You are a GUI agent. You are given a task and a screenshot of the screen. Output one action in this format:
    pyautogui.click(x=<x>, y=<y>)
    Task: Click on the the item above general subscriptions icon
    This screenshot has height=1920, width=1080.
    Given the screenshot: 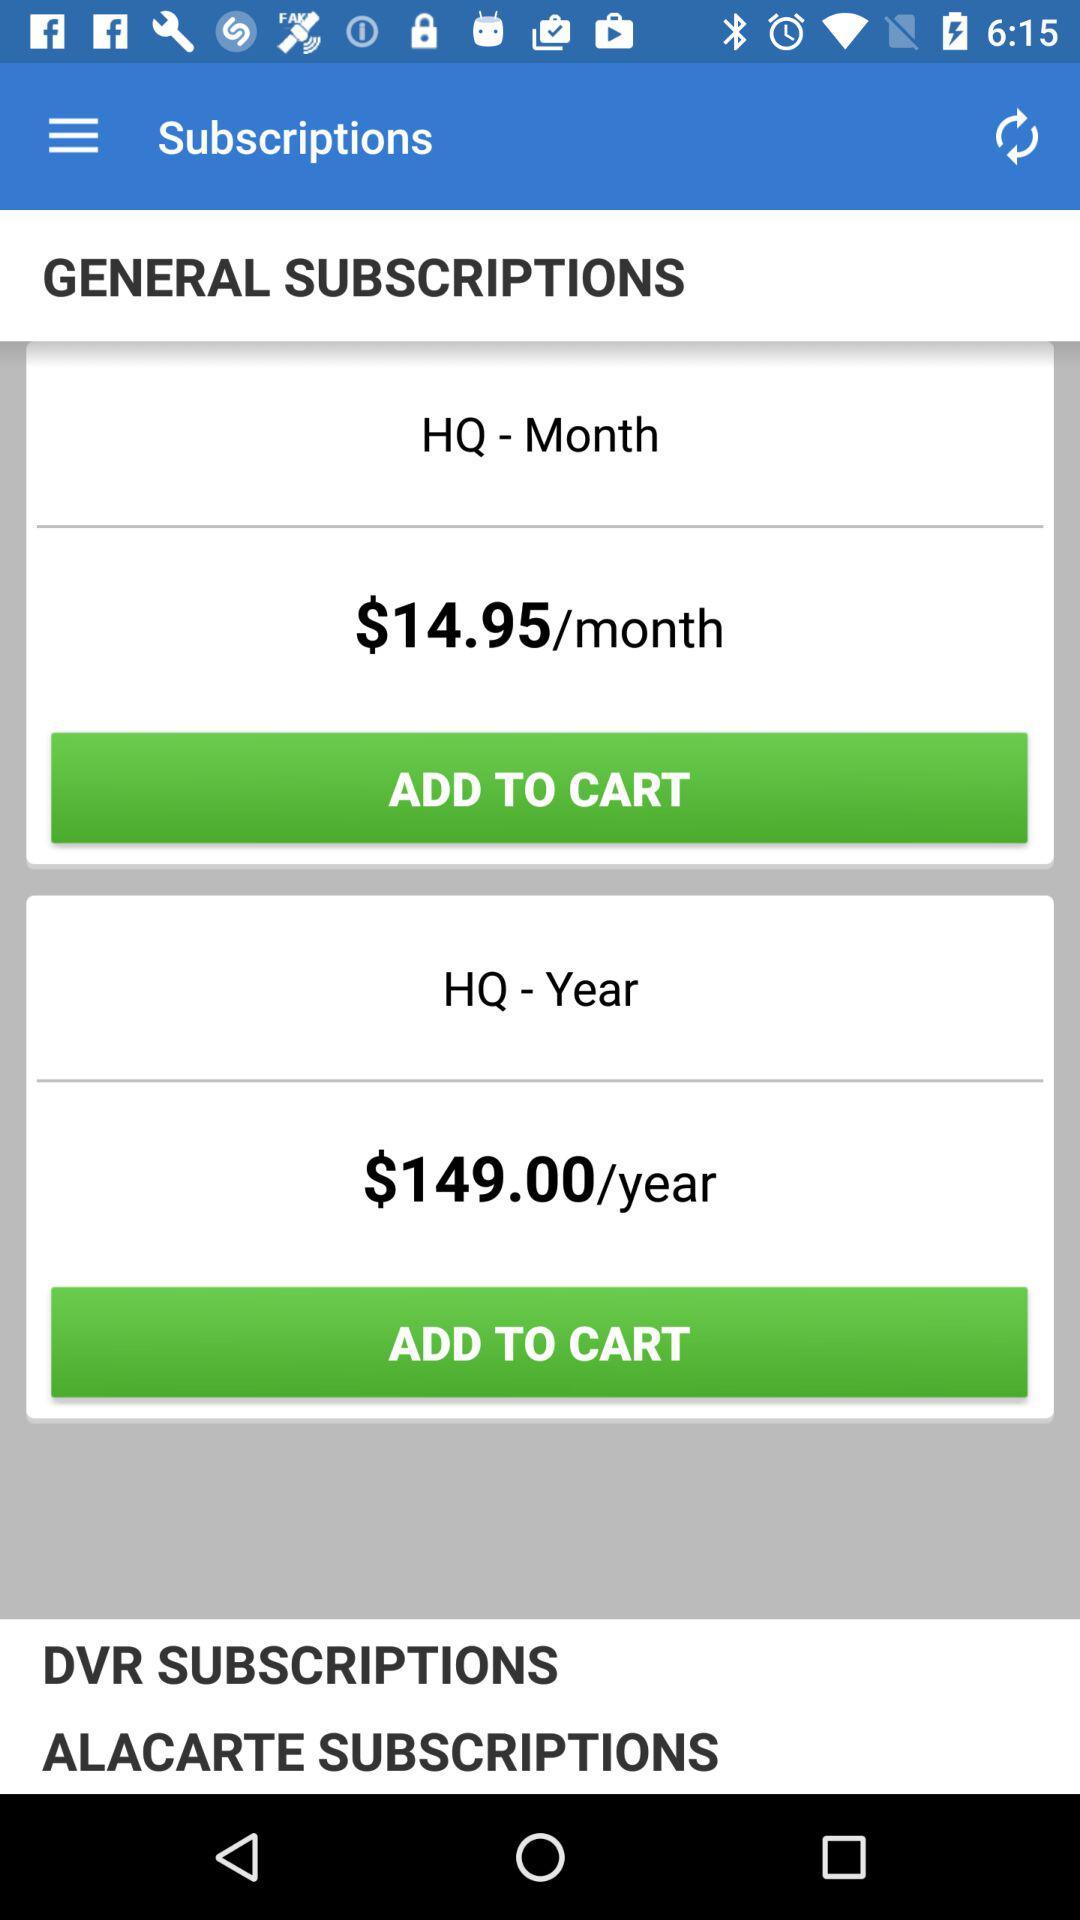 What is the action you would take?
    pyautogui.click(x=72, y=135)
    